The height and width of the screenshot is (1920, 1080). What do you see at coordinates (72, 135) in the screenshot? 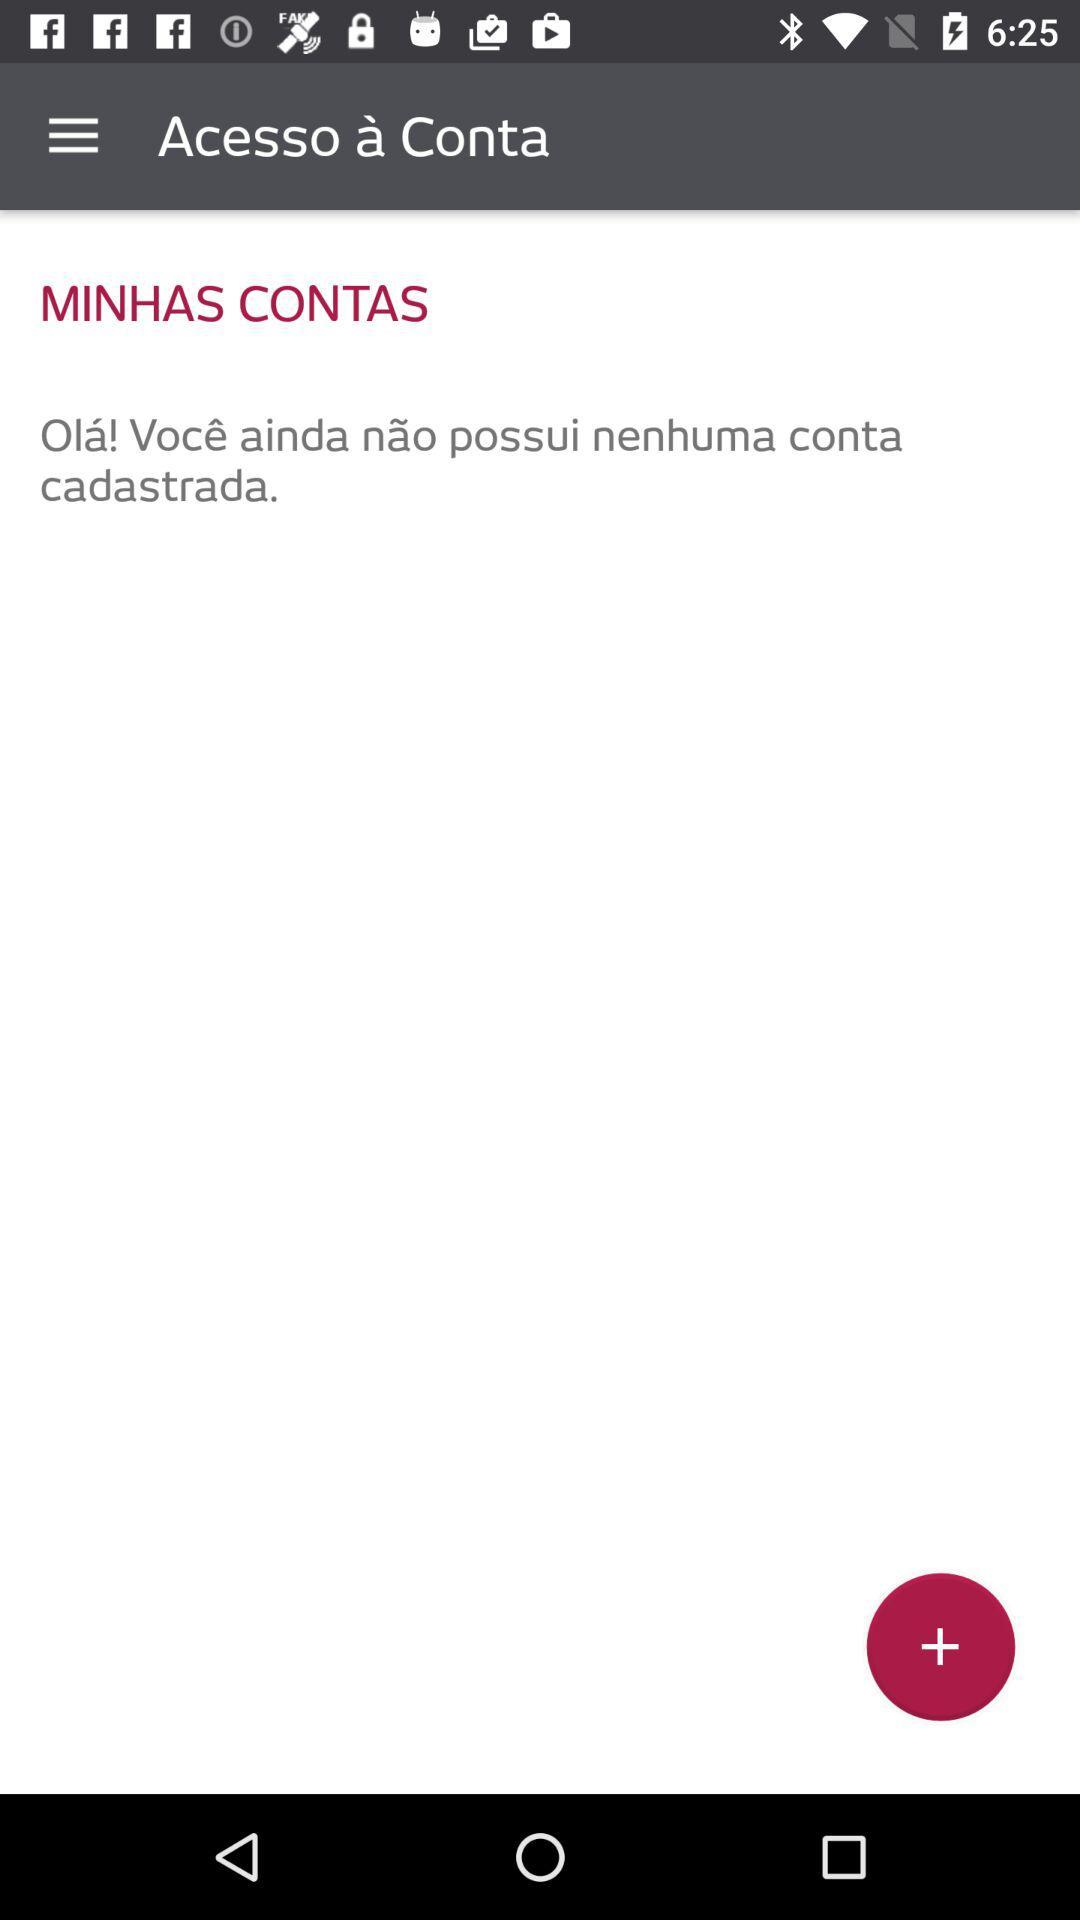
I see `item above minhas contas item` at bounding box center [72, 135].